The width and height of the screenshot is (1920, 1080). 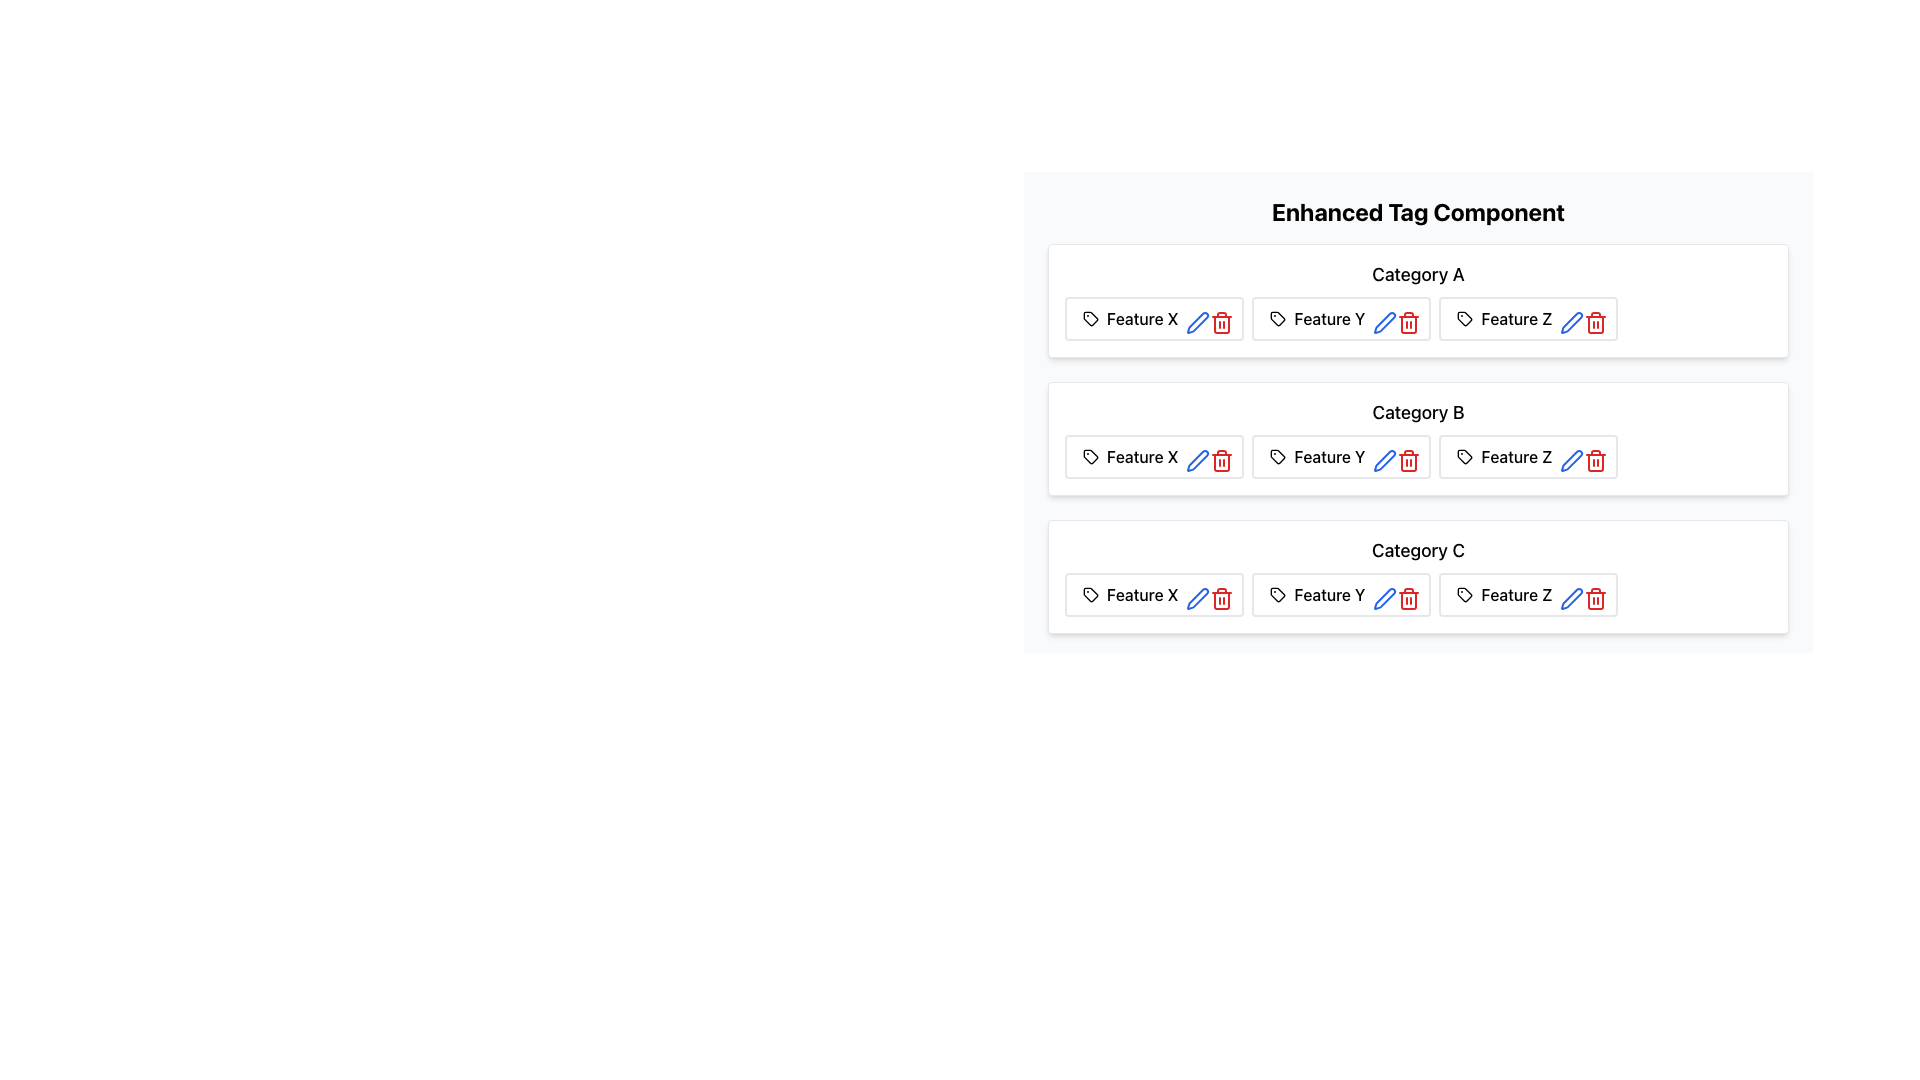 What do you see at coordinates (1384, 461) in the screenshot?
I see `the blue outlined pen icon in the 'Enhanced Tag Component' section` at bounding box center [1384, 461].